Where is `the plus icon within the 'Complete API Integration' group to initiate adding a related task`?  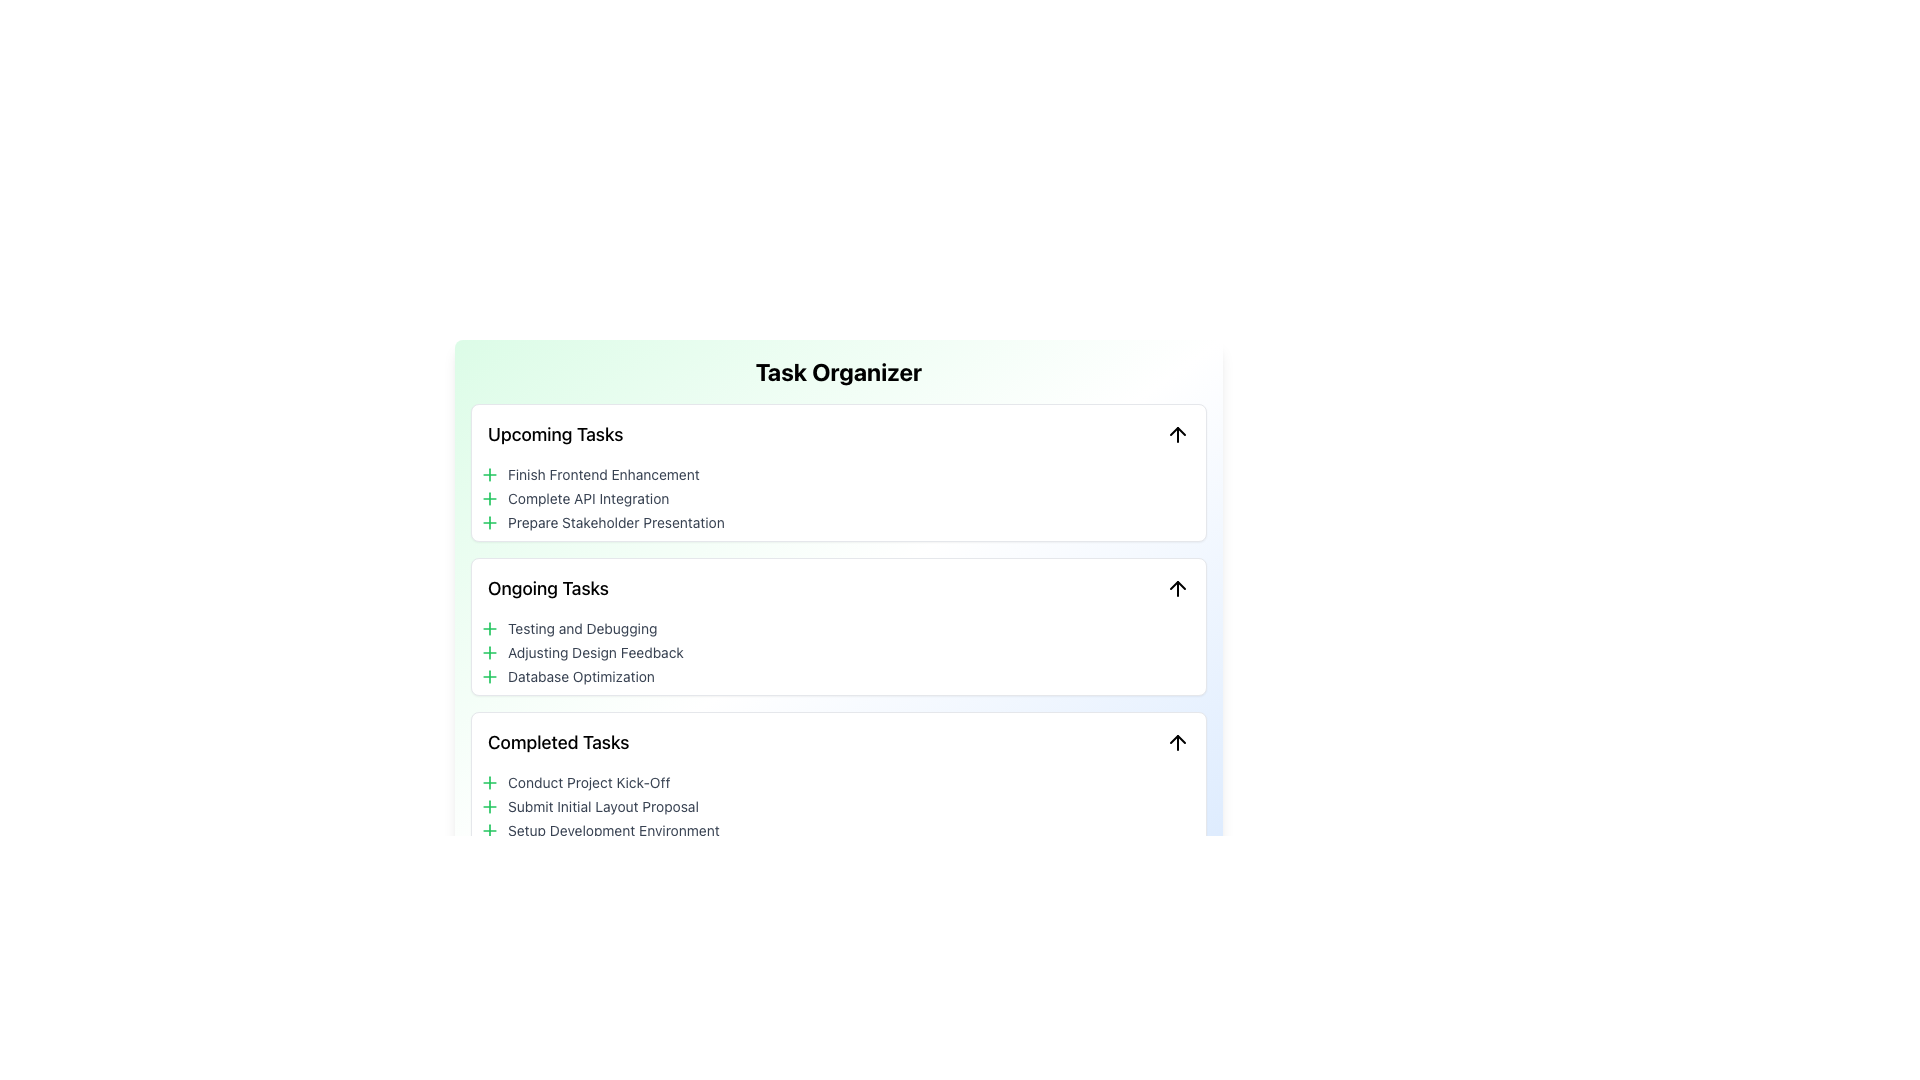
the plus icon within the 'Complete API Integration' group to initiate adding a related task is located at coordinates (489, 497).